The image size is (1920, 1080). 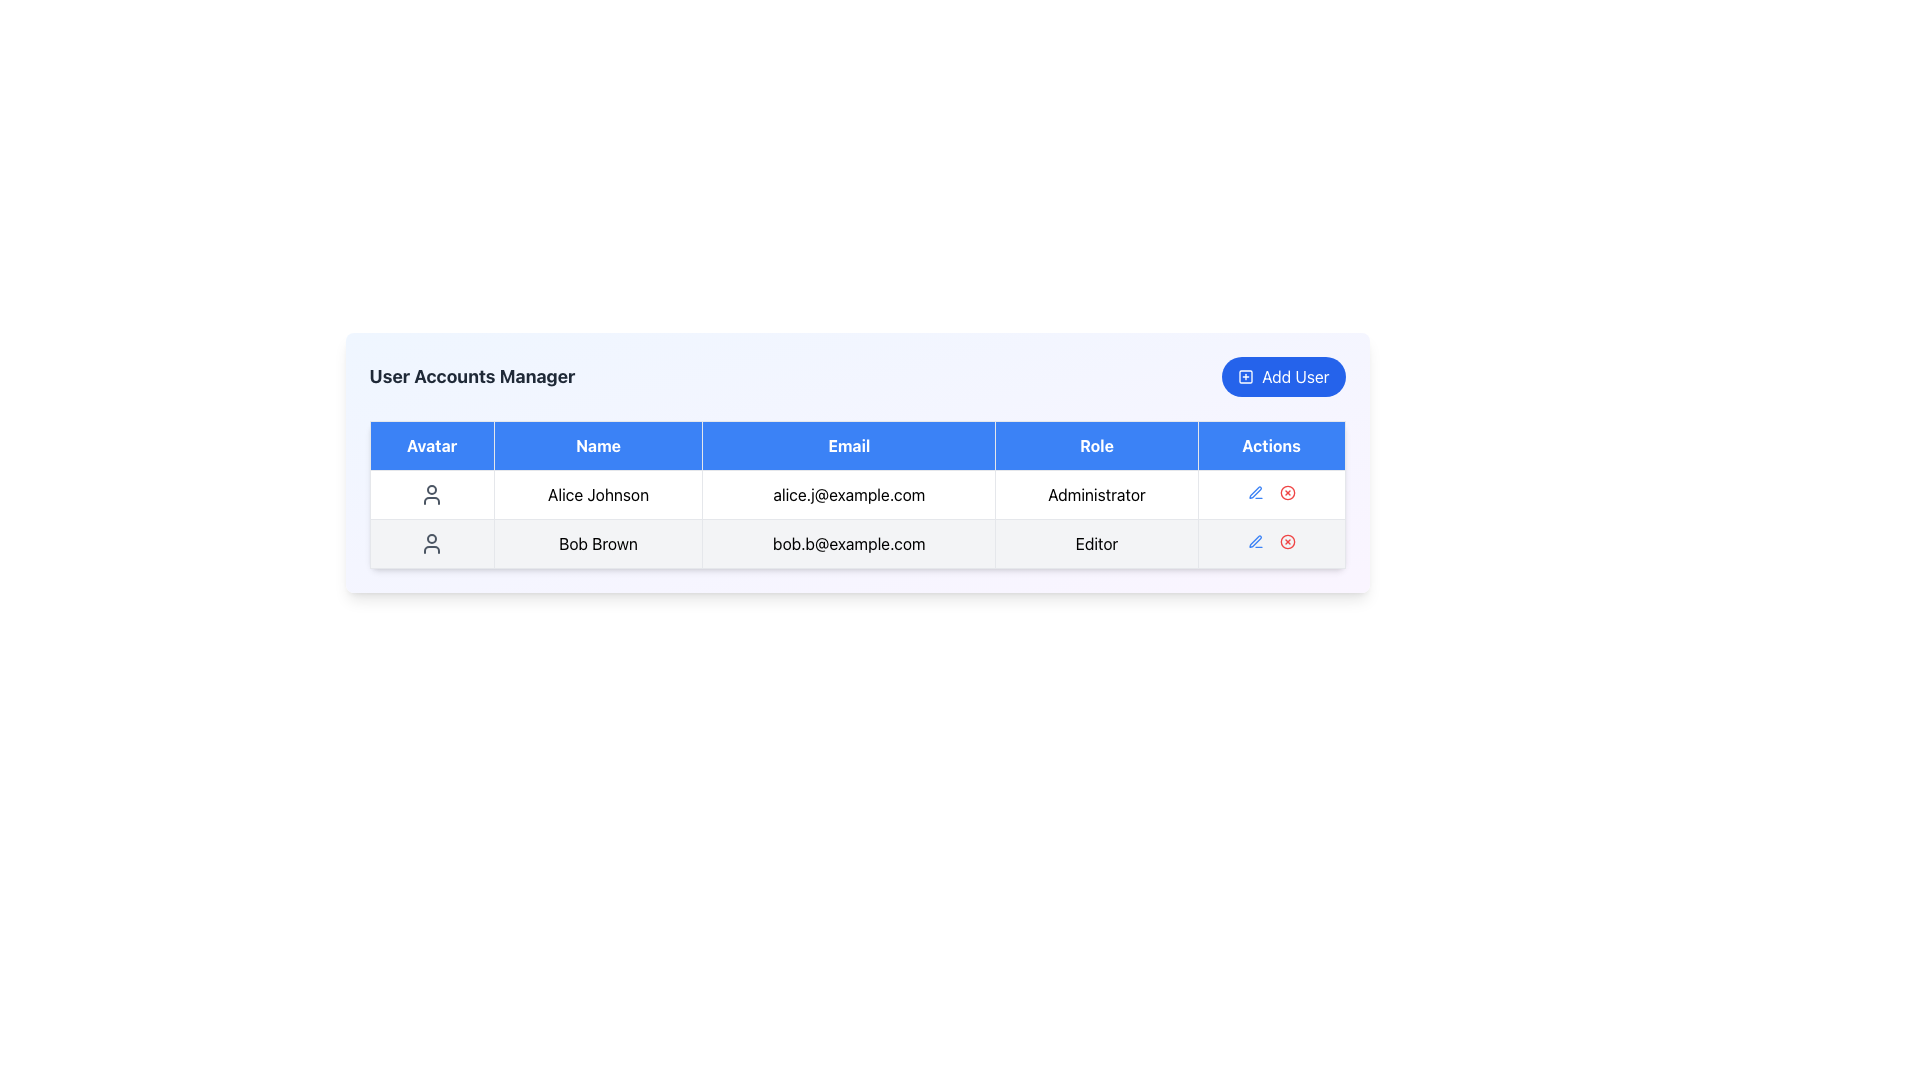 What do you see at coordinates (597, 543) in the screenshot?
I see `the text label displaying the user's name 'Bob Brown' in the second row of the 'User Accounts Manager' table` at bounding box center [597, 543].